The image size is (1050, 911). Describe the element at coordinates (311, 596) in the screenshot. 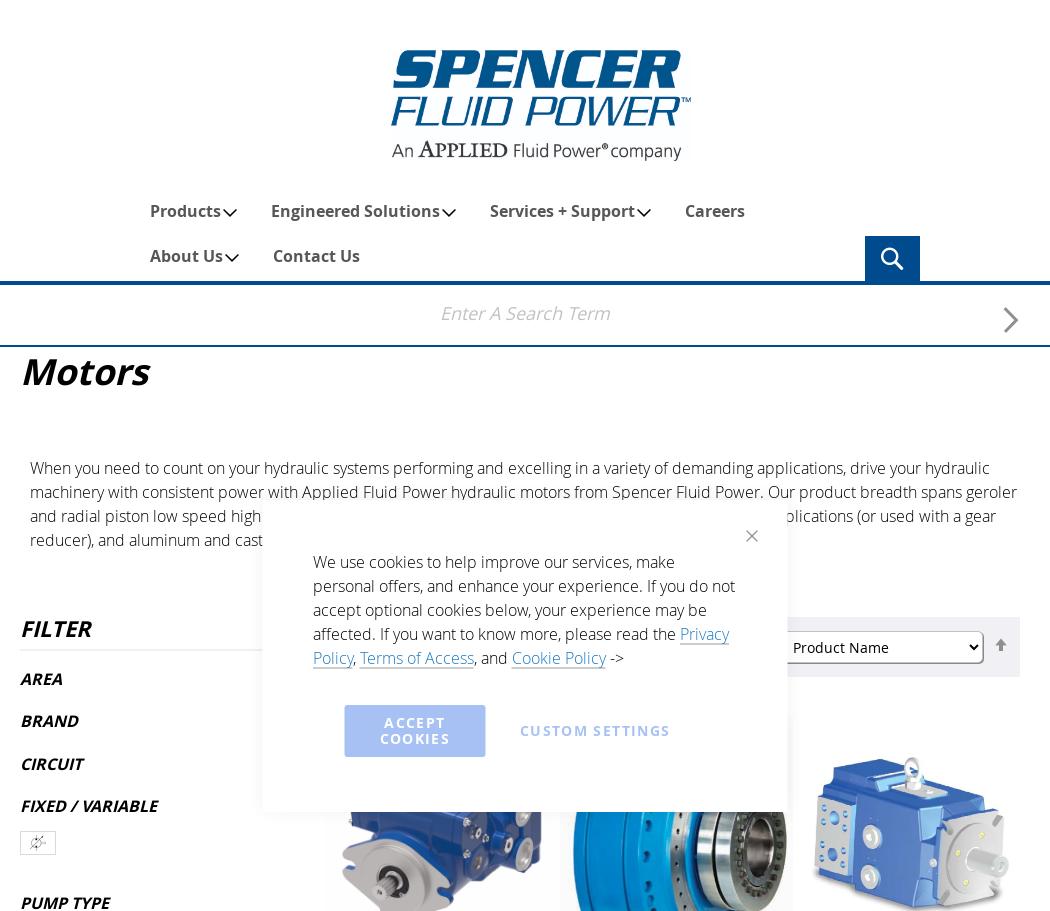

I see `'We use cookies to help improve our services, make personal offers, and enhance your experience. If you do not accept optional cookies below, your experience may be affected. If you want to know more, please read the'` at that location.